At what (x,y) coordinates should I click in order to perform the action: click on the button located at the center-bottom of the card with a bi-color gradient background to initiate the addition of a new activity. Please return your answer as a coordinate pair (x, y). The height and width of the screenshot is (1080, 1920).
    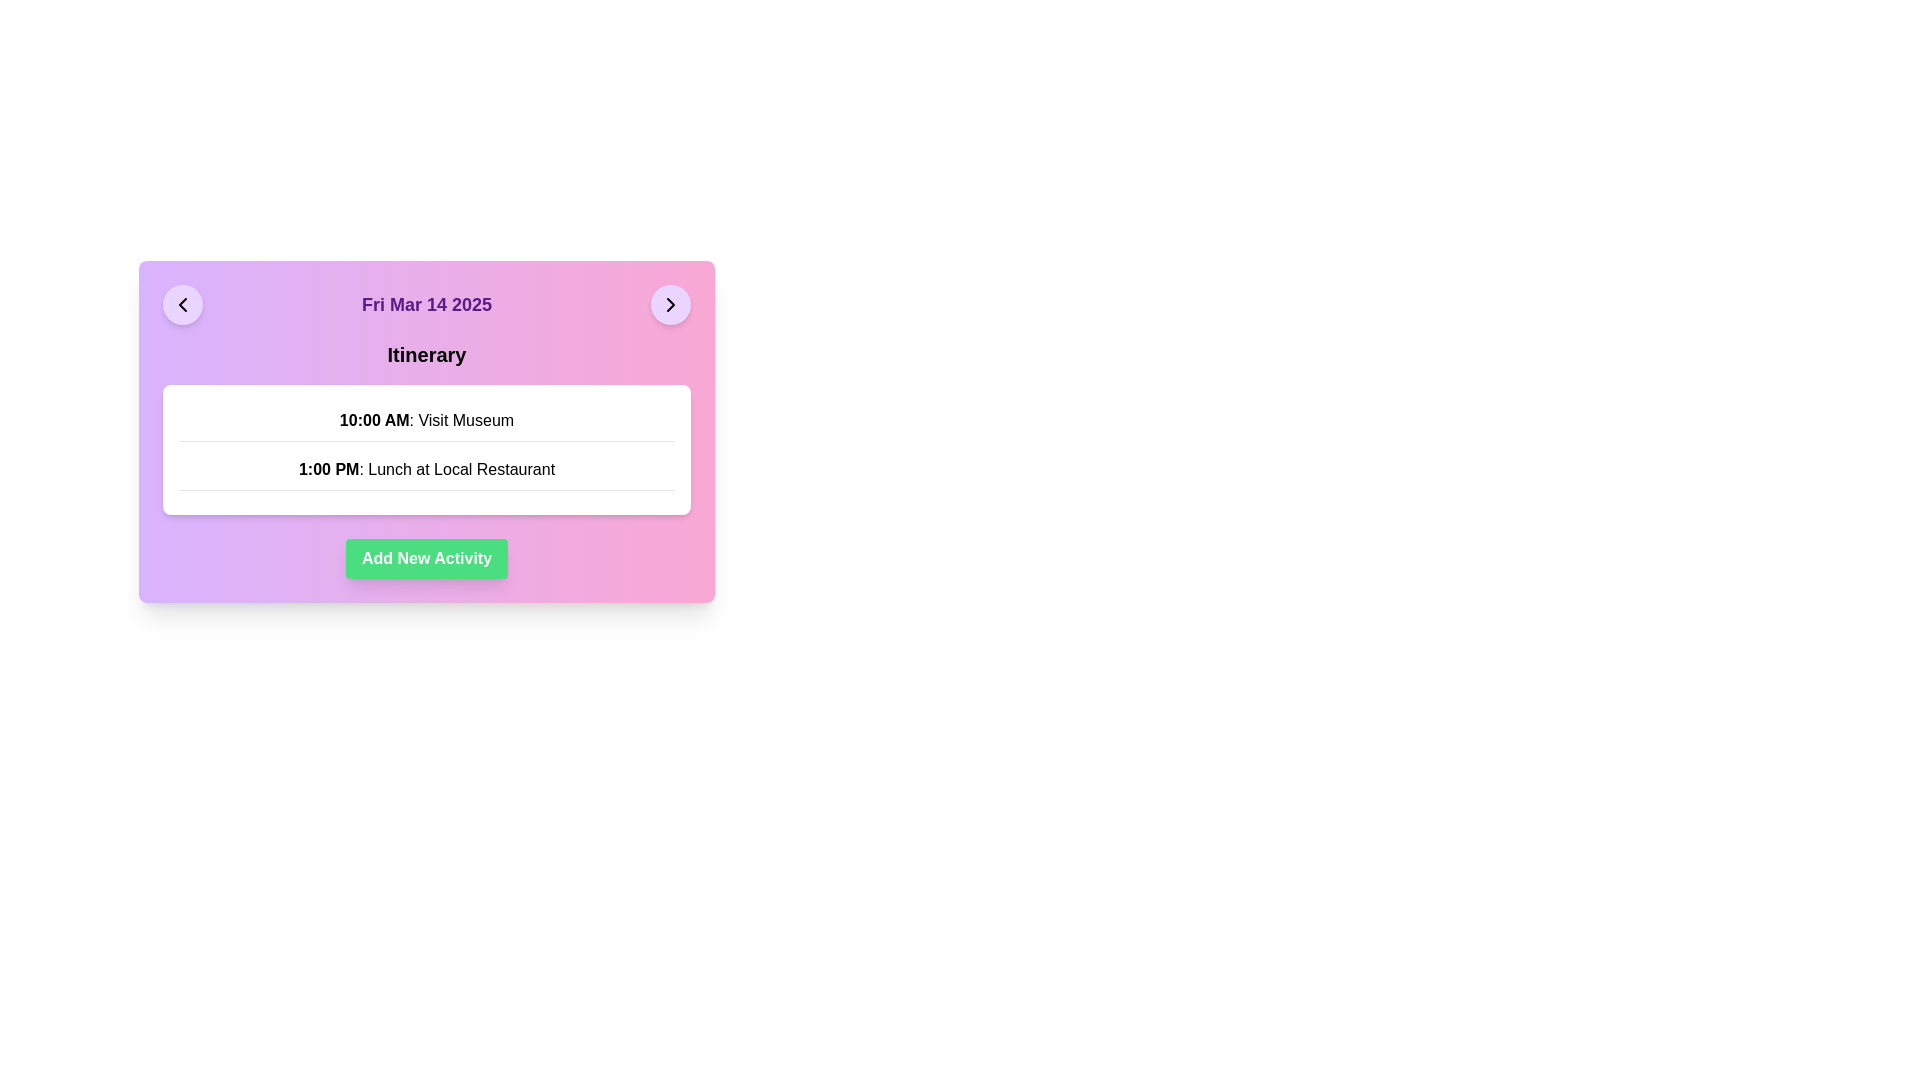
    Looking at the image, I should click on (426, 559).